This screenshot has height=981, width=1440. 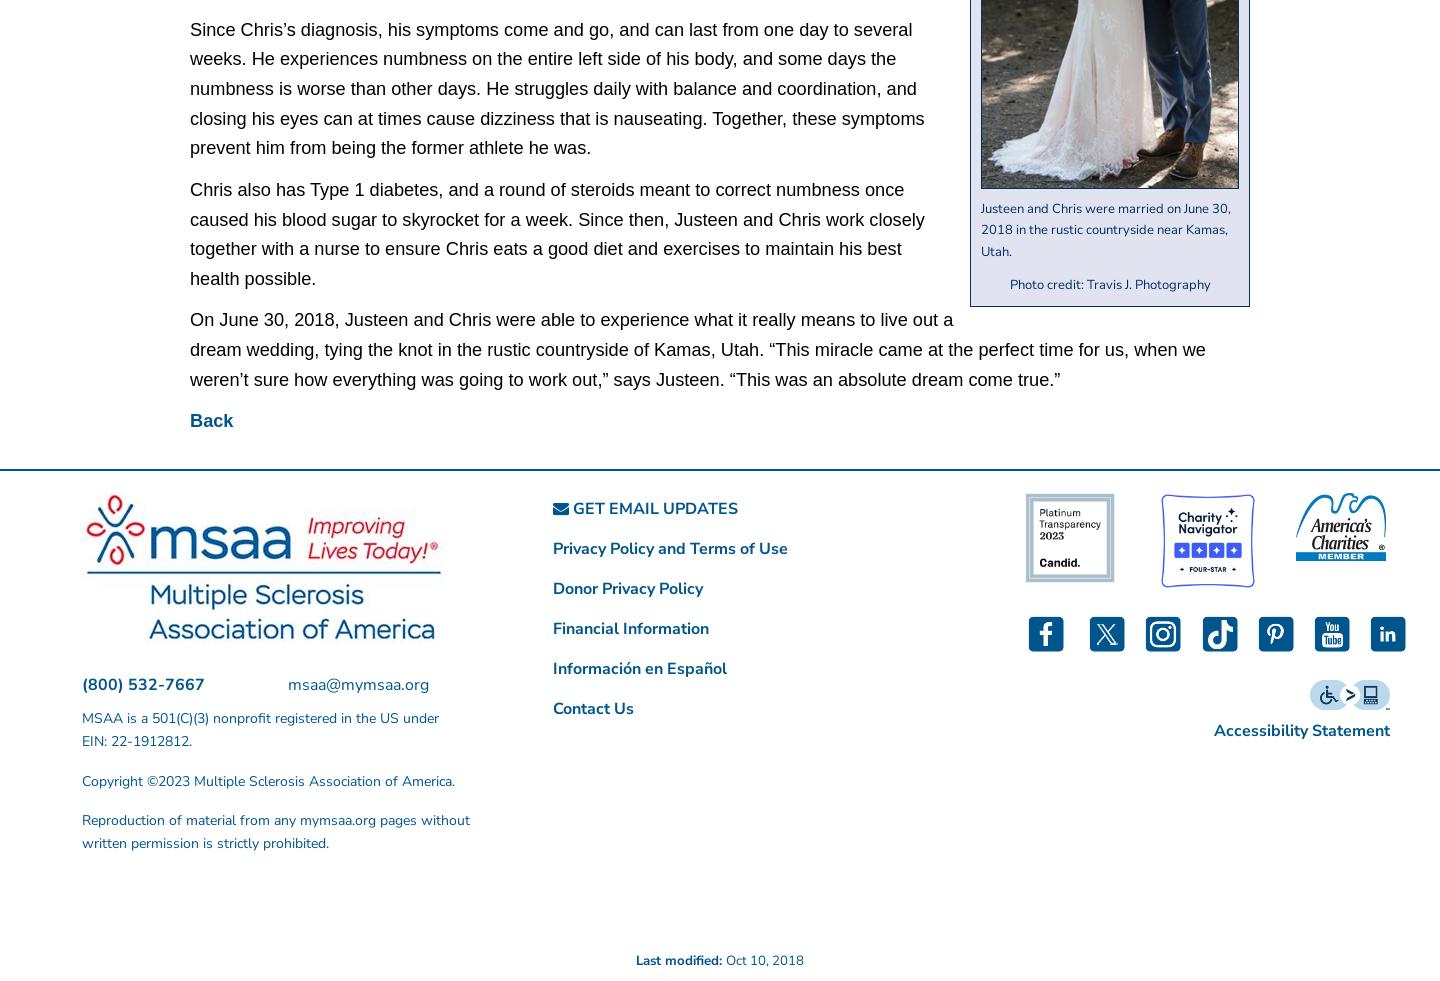 What do you see at coordinates (358, 685) in the screenshot?
I see `'msaa@mymsaa.org'` at bounding box center [358, 685].